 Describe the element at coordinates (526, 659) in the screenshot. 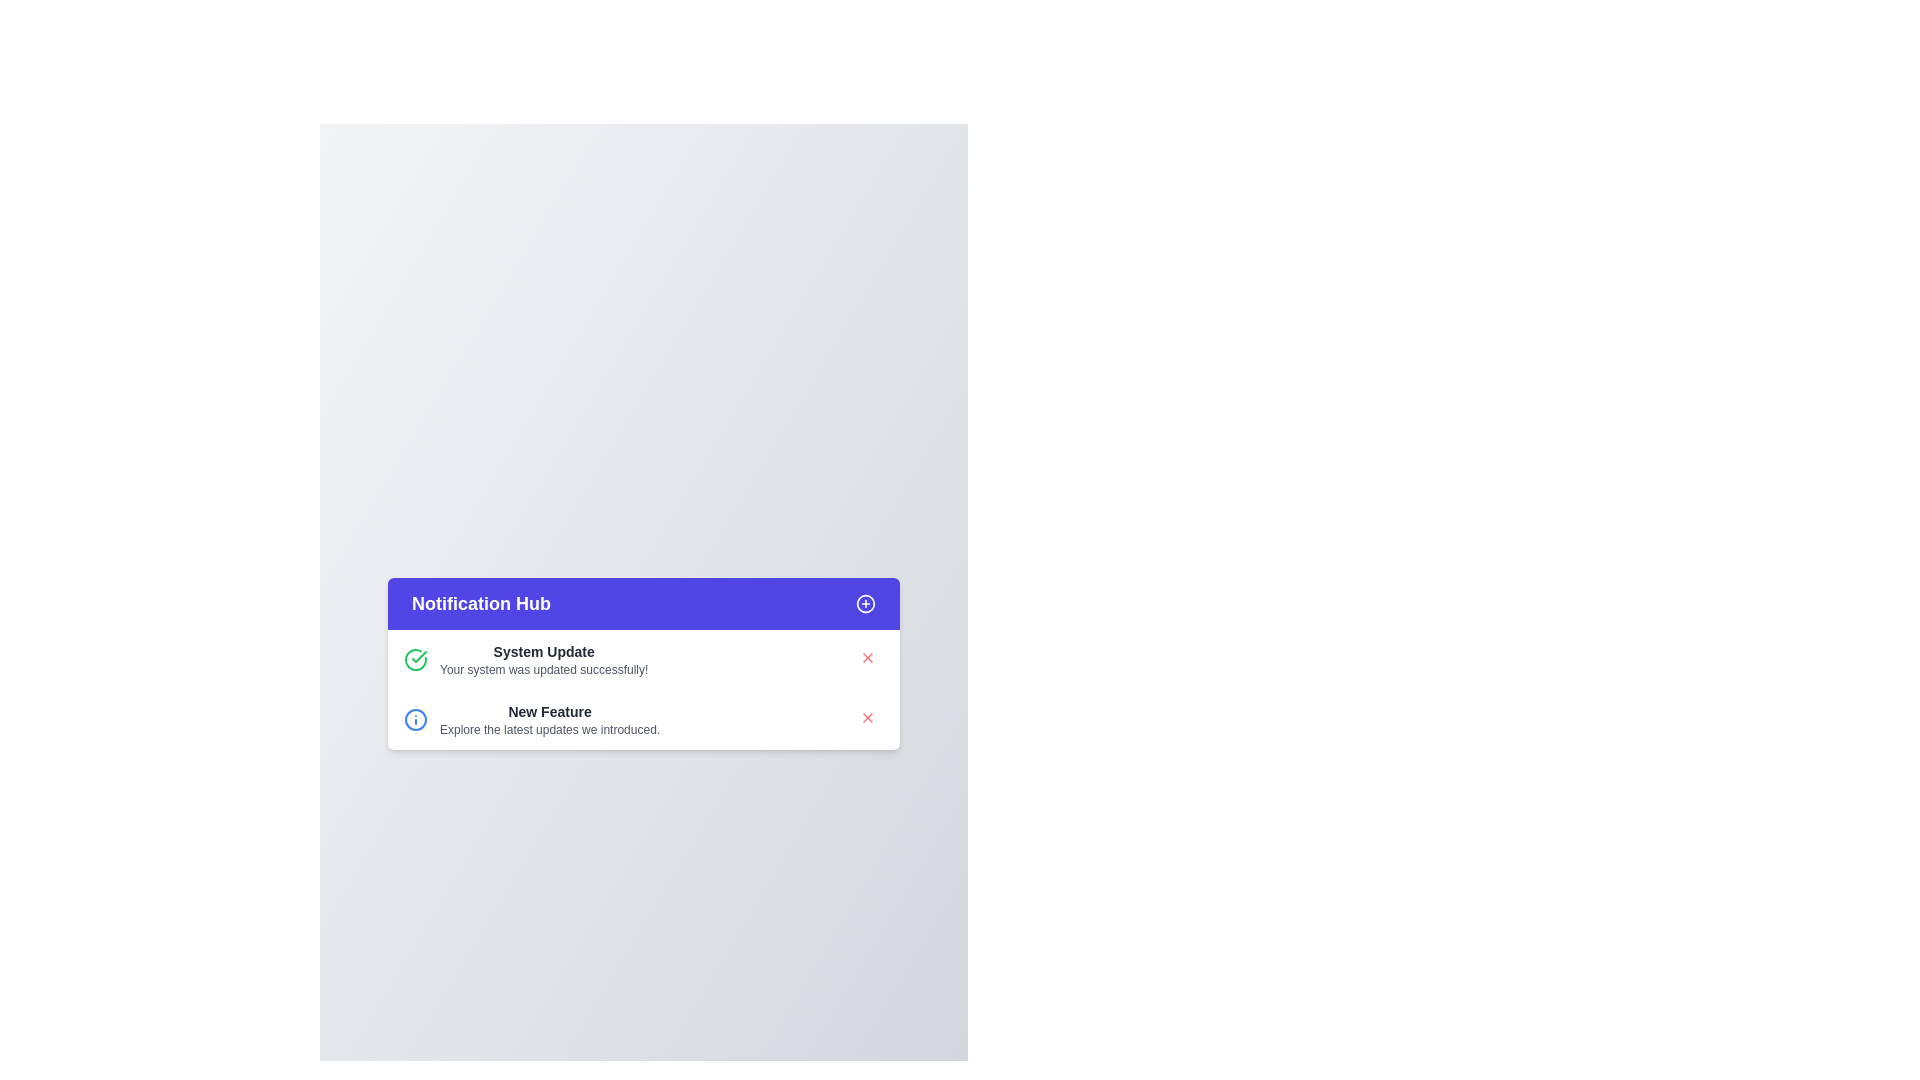

I see `the upper notification in the notification panel that communicates successful completion of a system update, located next to a green check-mark icon` at that location.